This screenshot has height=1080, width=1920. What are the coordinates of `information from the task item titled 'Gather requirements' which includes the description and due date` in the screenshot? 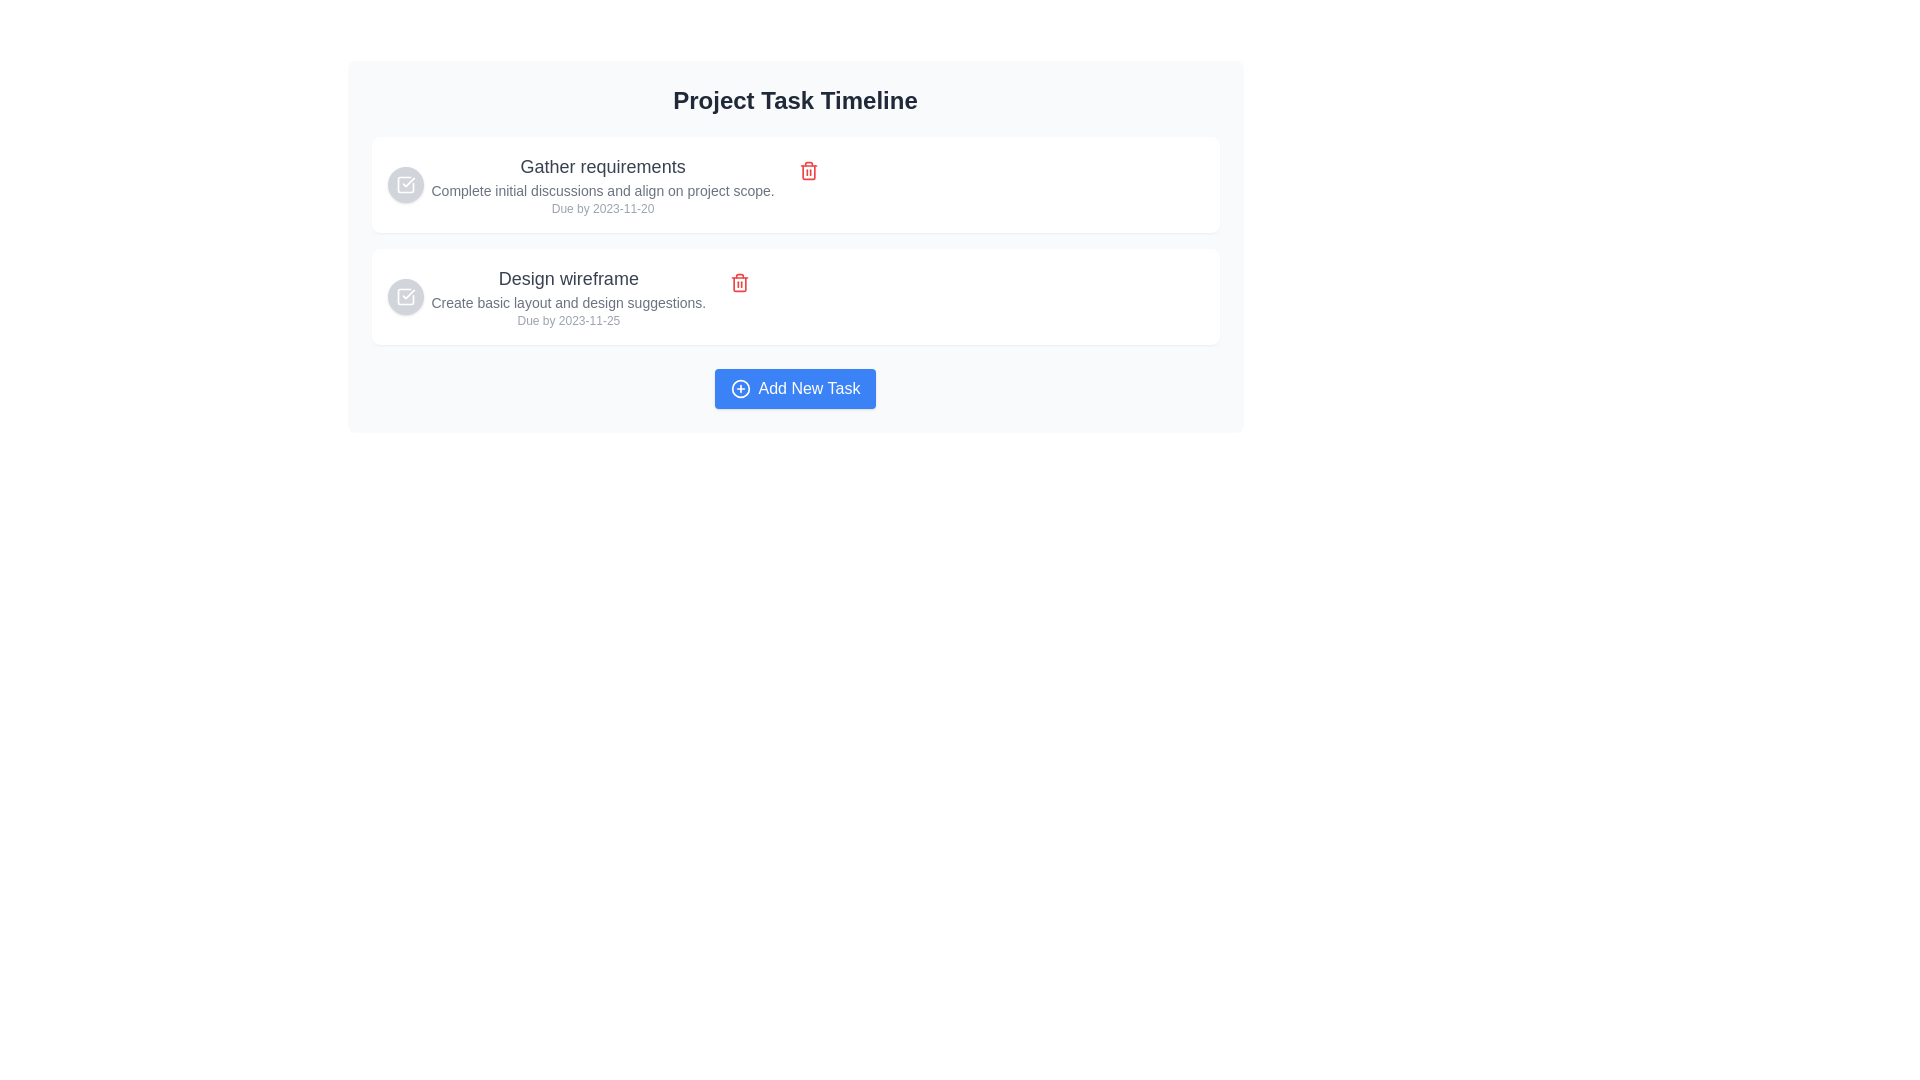 It's located at (580, 185).